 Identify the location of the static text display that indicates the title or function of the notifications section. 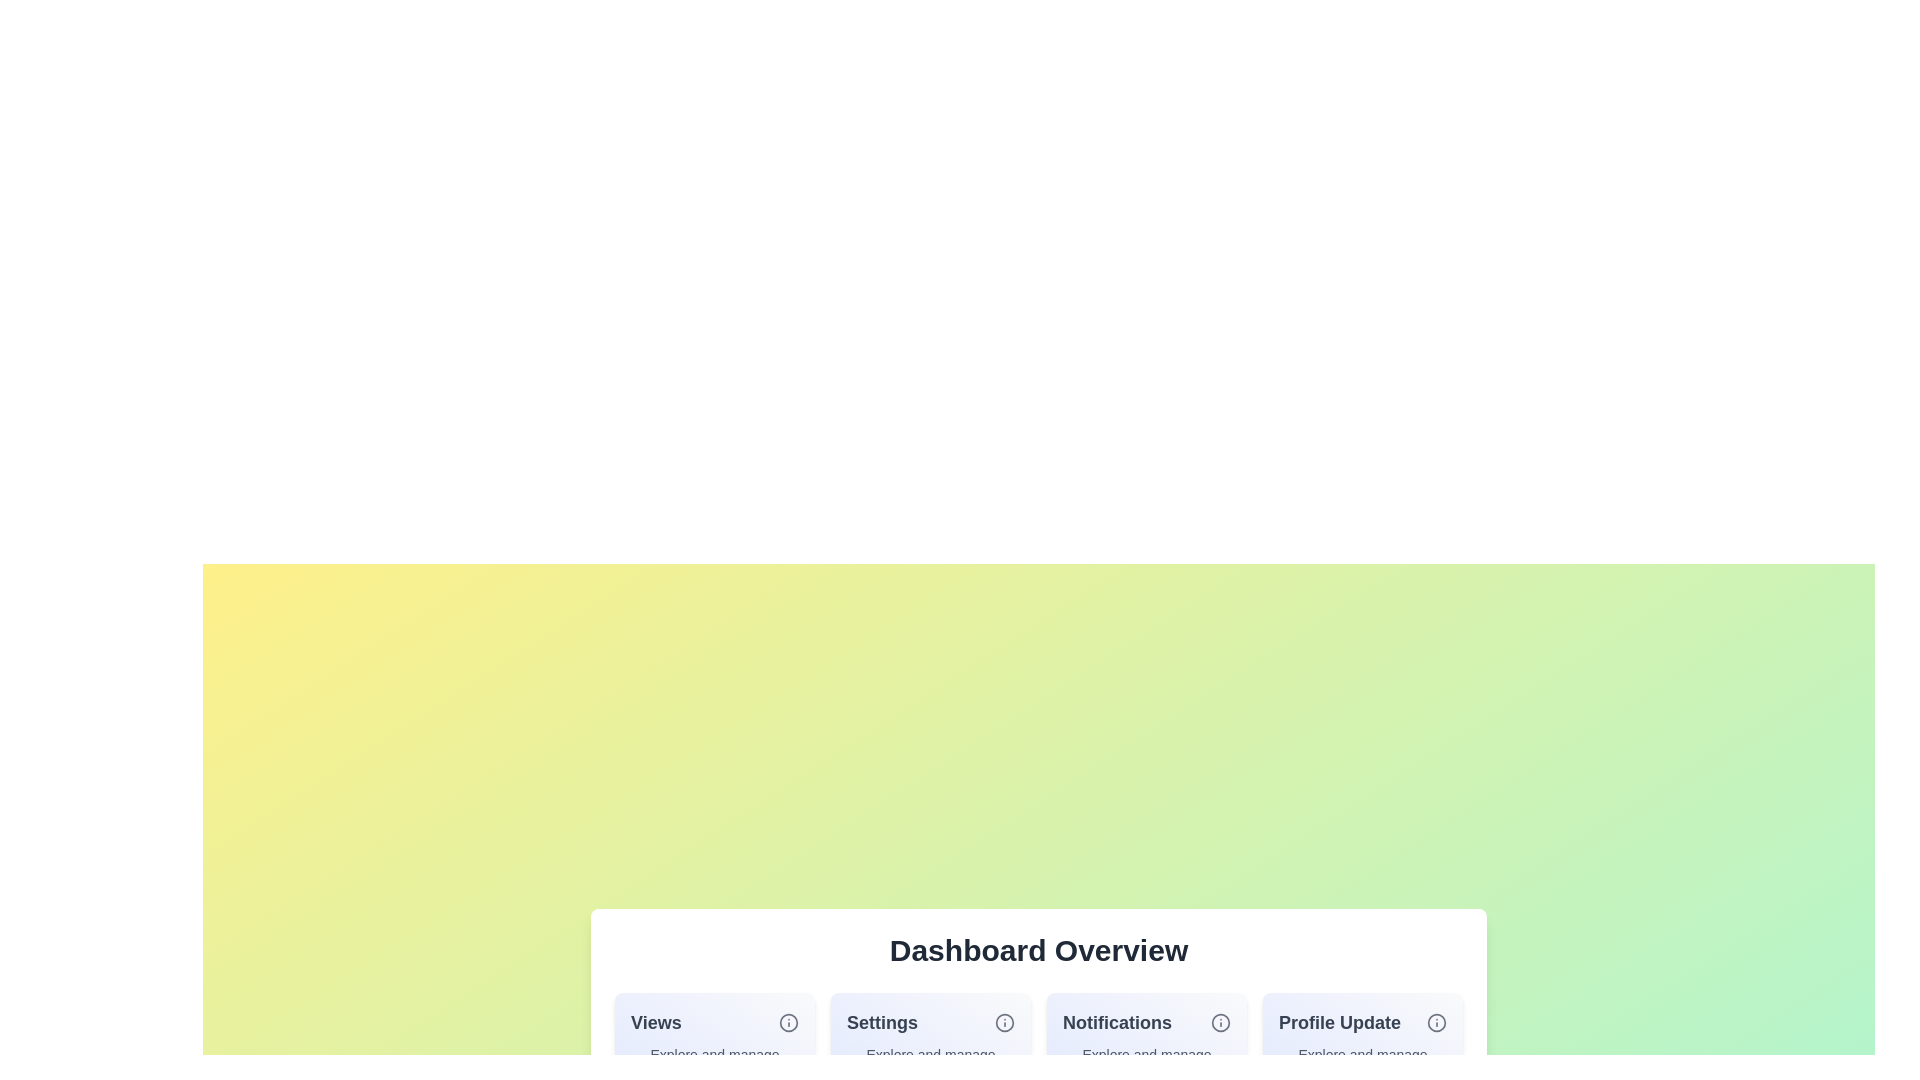
(1116, 1022).